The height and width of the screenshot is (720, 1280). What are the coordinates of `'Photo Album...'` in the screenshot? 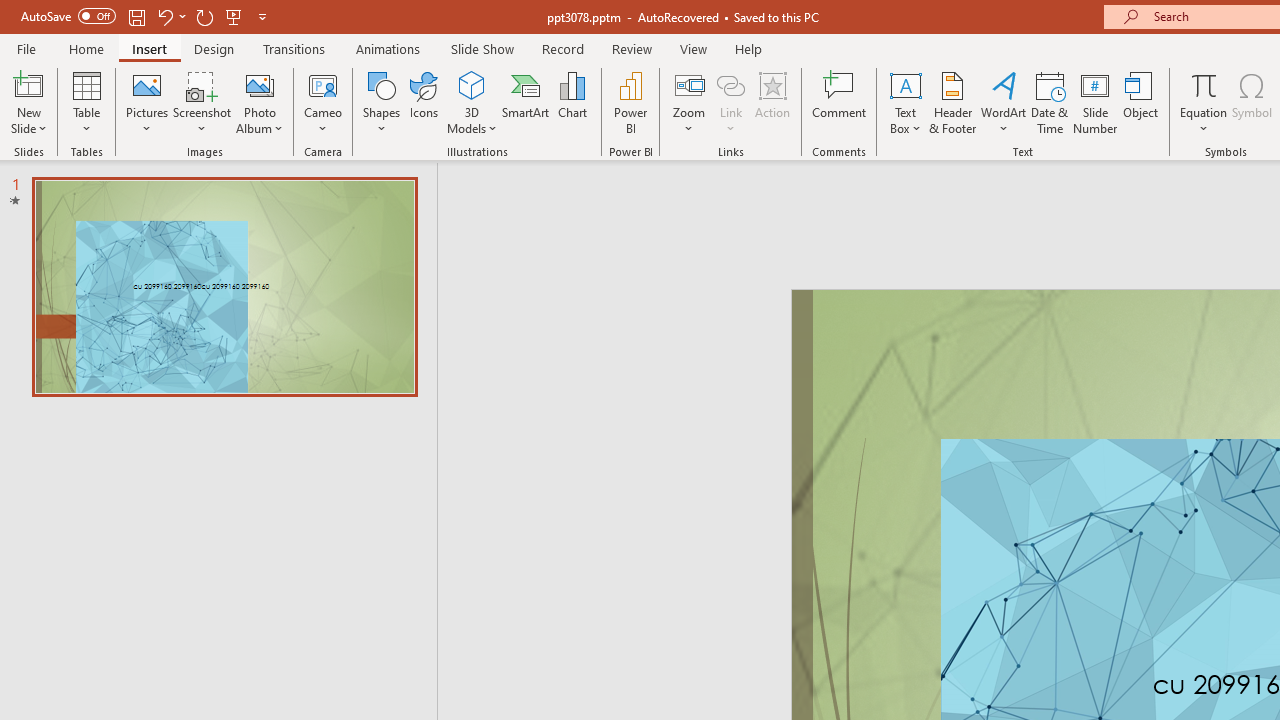 It's located at (258, 103).